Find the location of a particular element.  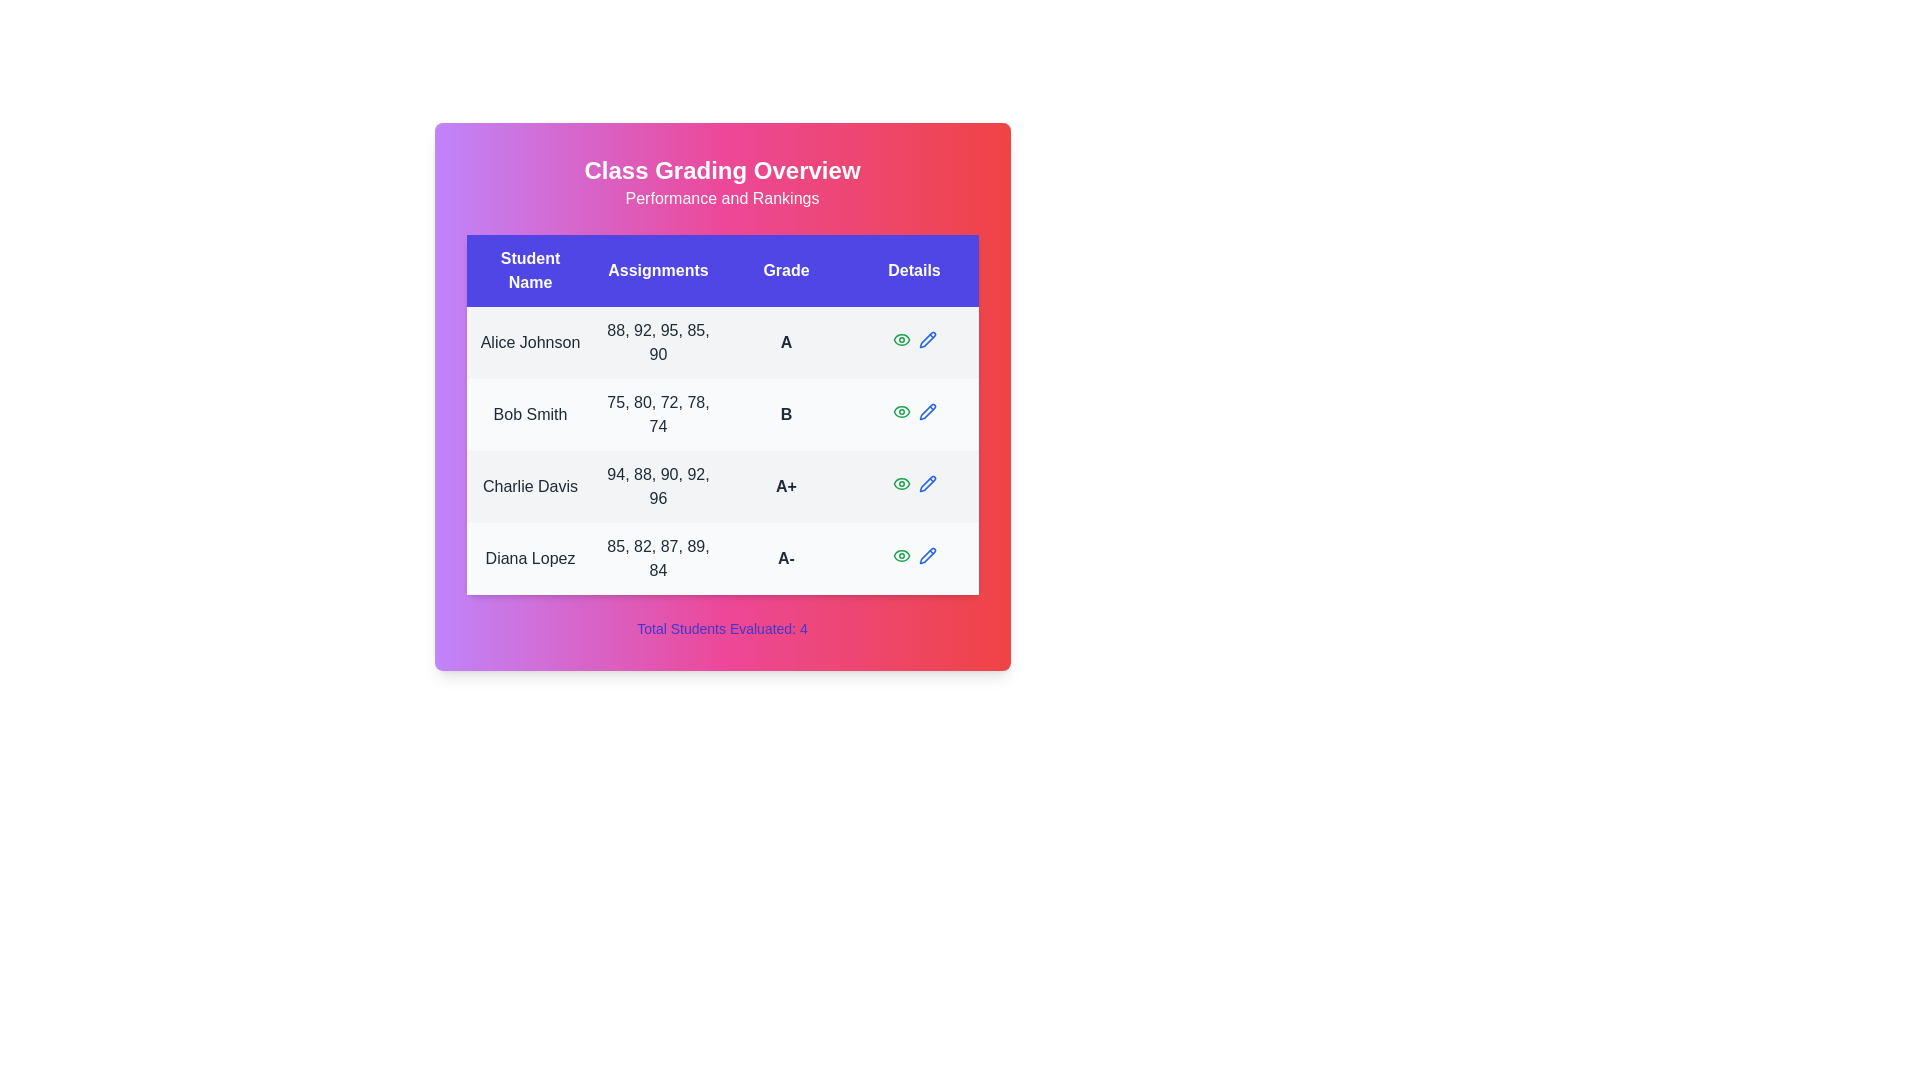

the row corresponding to Alice Johnson is located at coordinates (721, 342).